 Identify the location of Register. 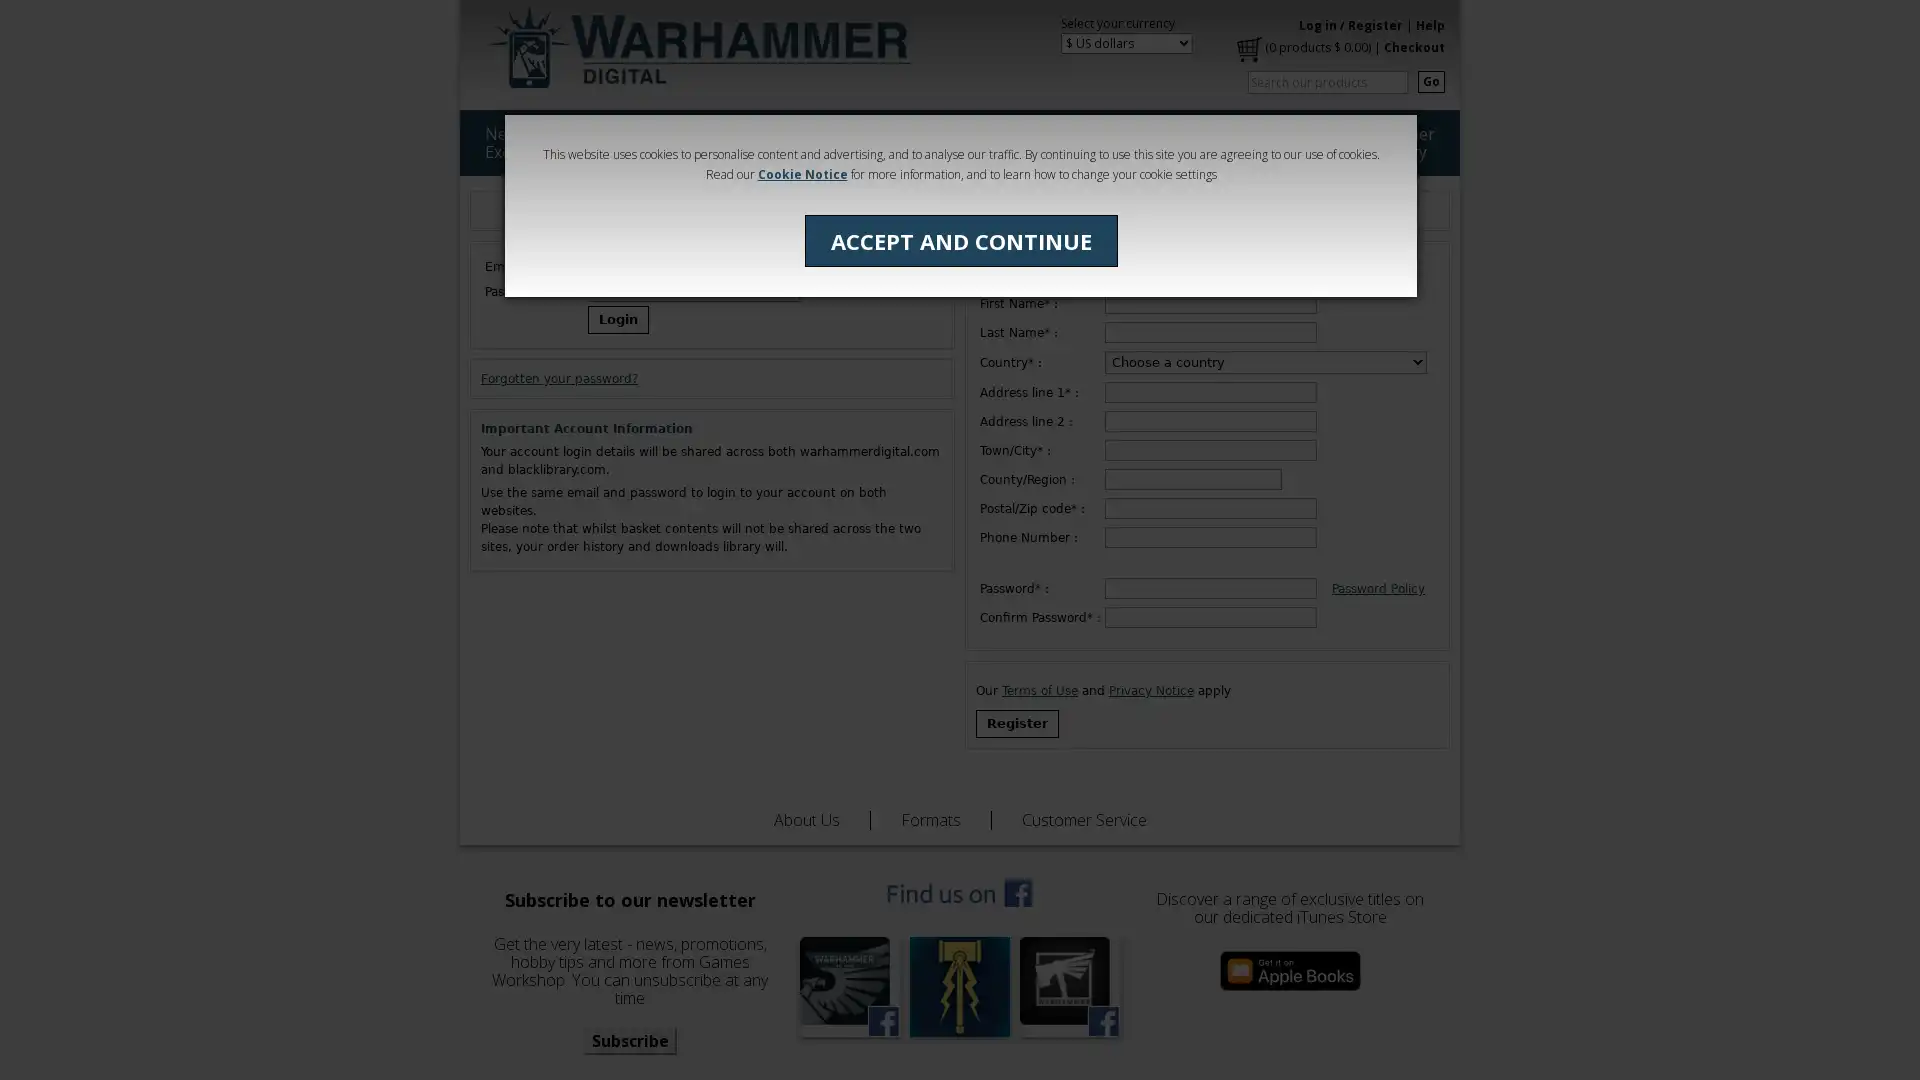
(1017, 724).